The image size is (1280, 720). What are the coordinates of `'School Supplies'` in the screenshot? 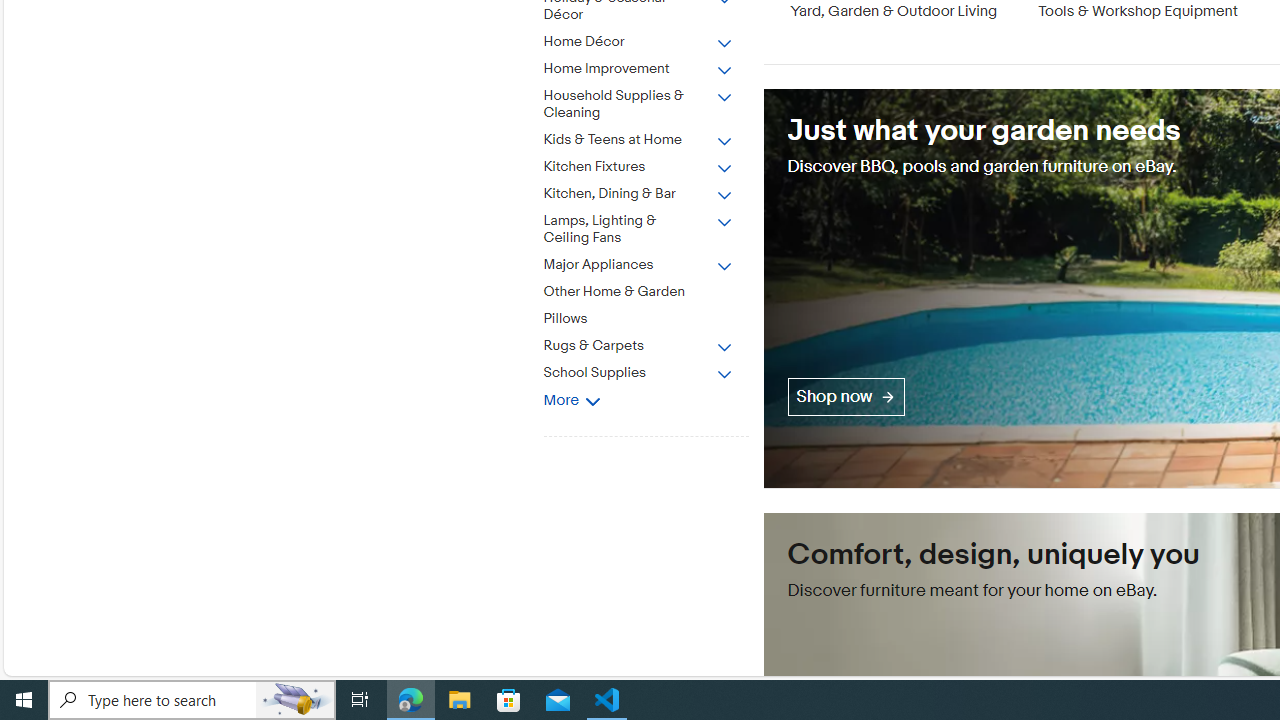 It's located at (637, 373).